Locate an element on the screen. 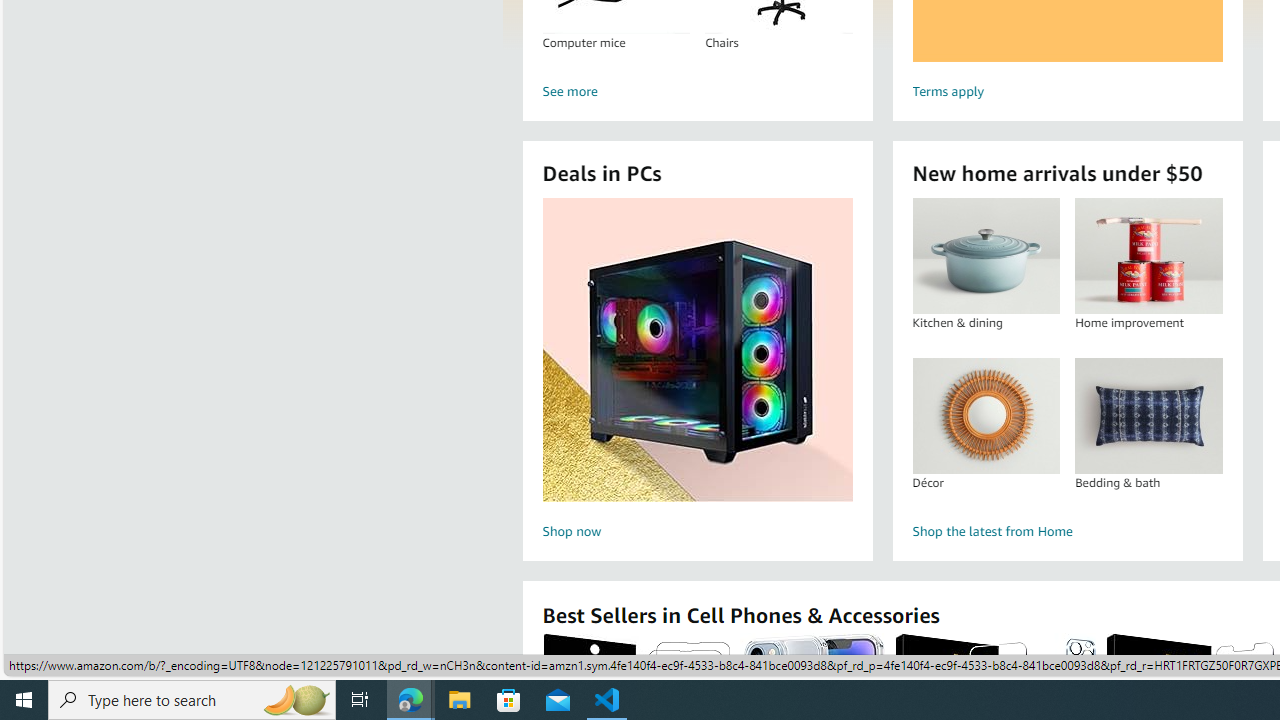 The width and height of the screenshot is (1280, 720). 'Deals in PCs Shop now' is located at coordinates (697, 371).